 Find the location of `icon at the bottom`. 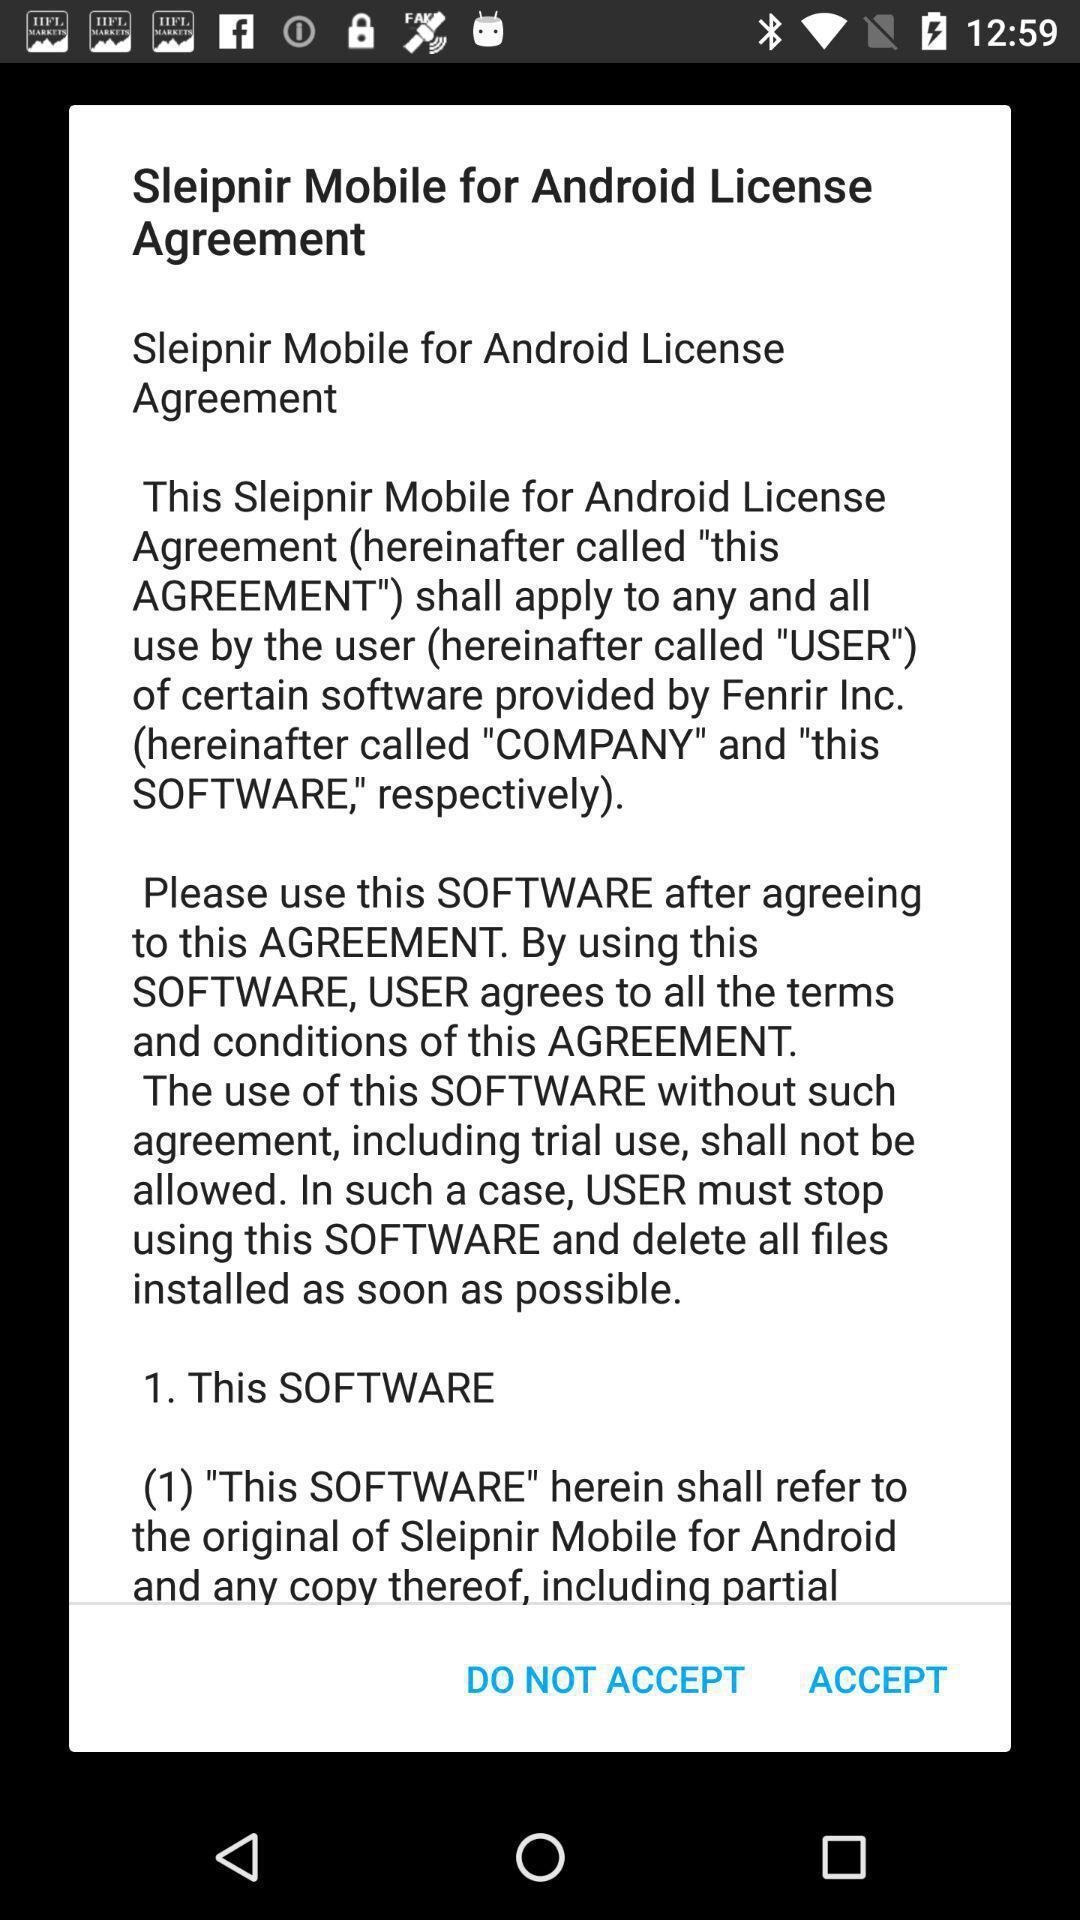

icon at the bottom is located at coordinates (604, 1678).